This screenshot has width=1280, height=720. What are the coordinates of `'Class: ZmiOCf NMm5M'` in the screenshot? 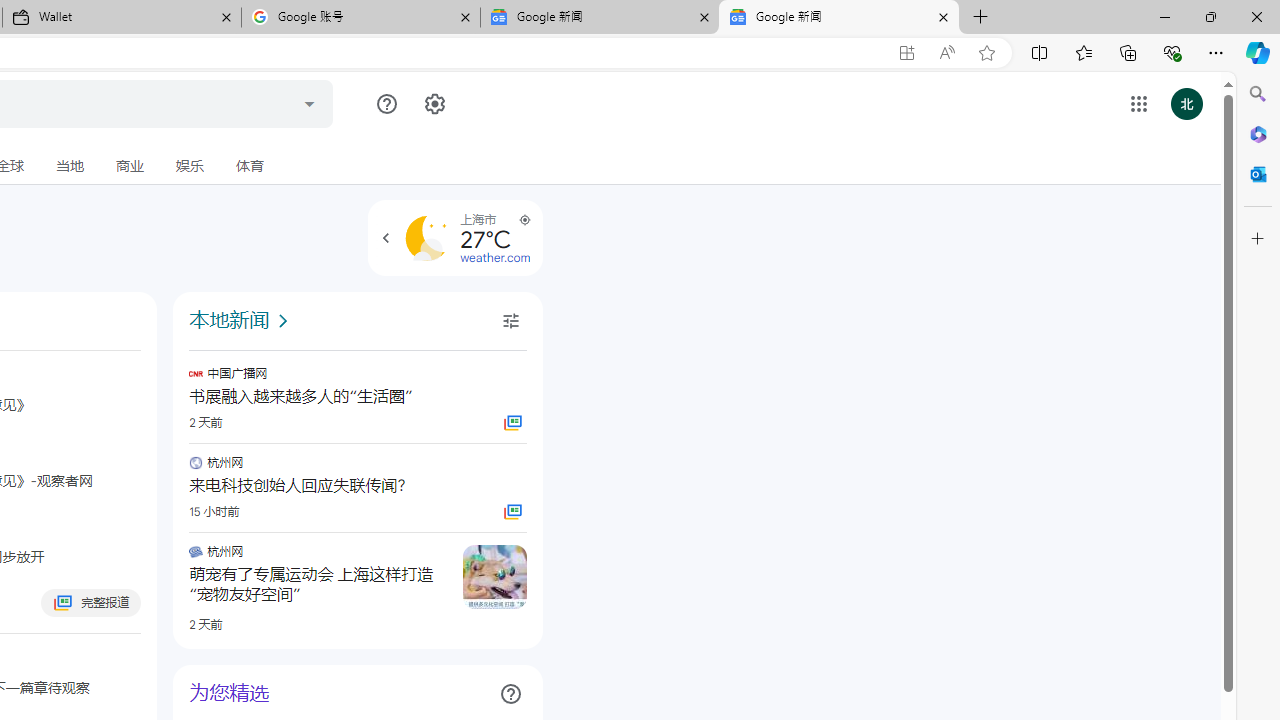 It's located at (510, 693).